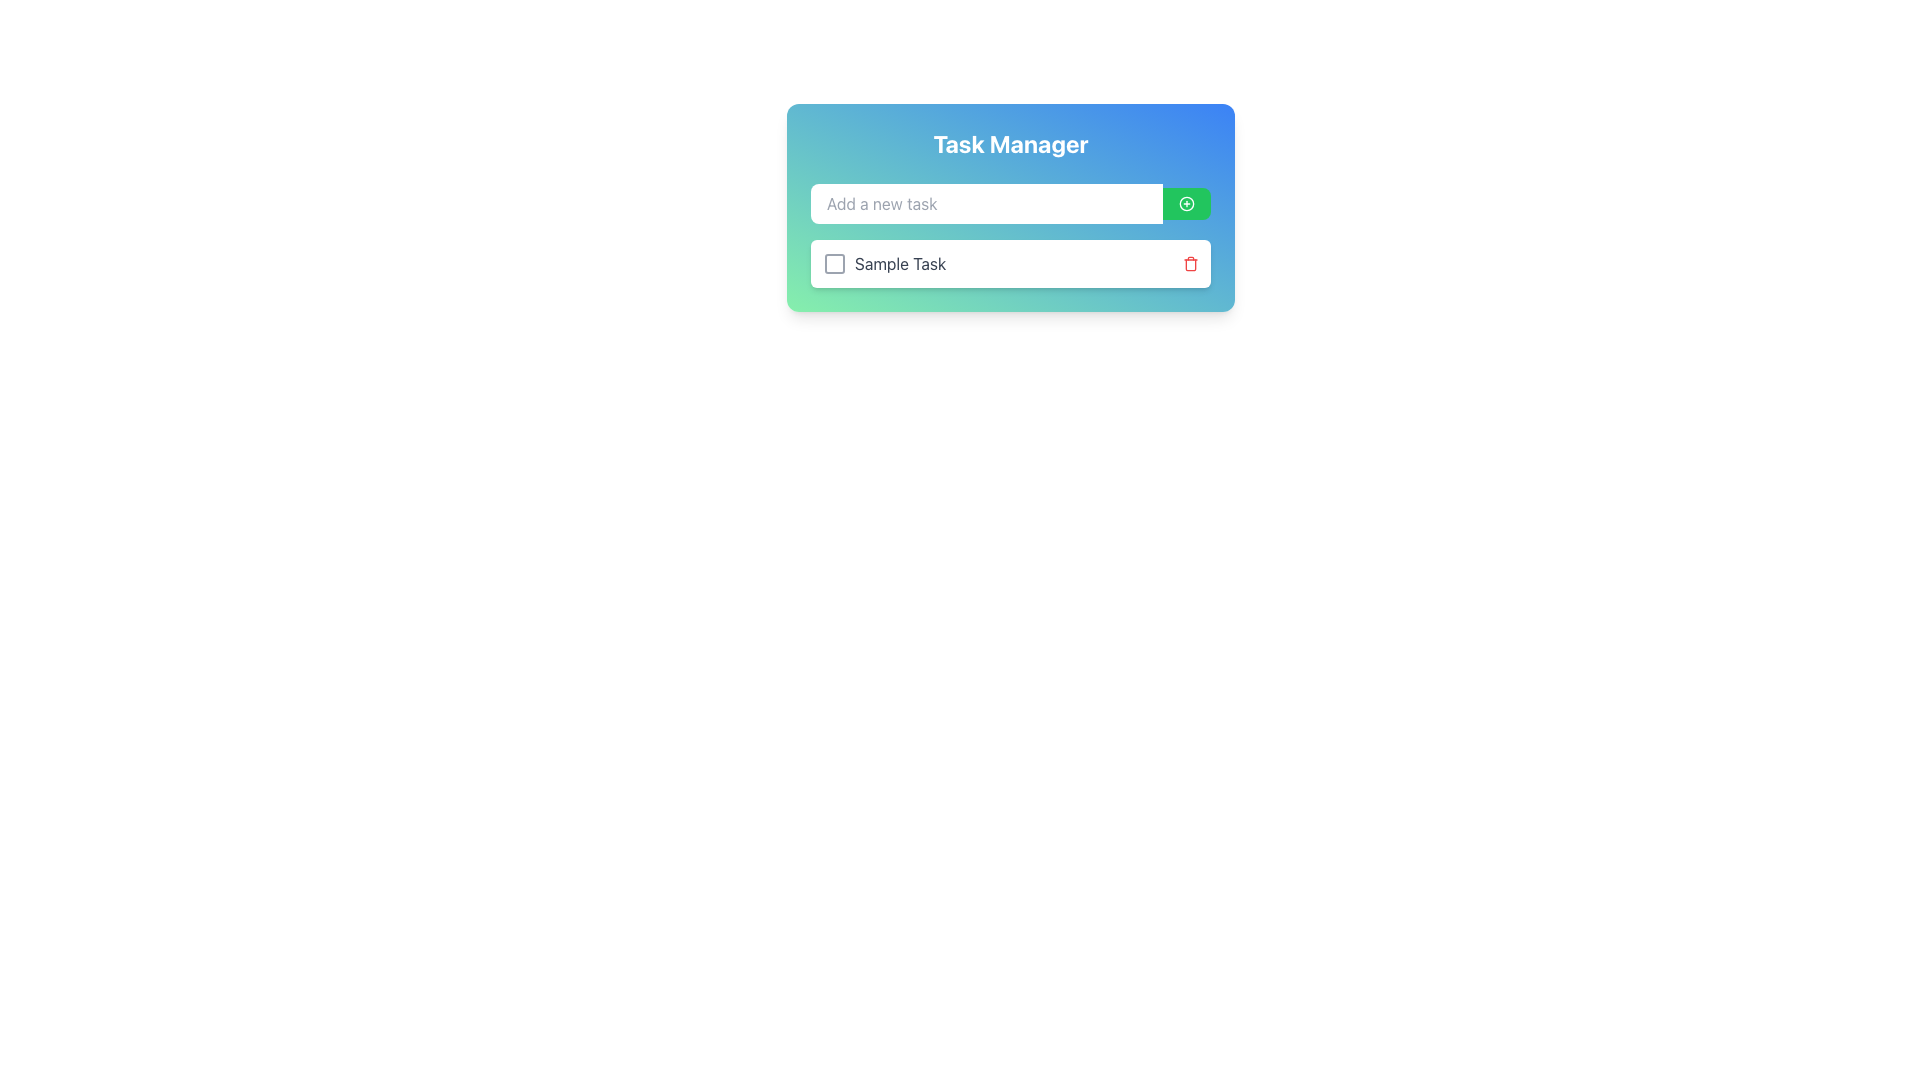  What do you see at coordinates (899, 262) in the screenshot?
I see `the static text element that describes the task, which is located to the right of the checkbox and before the delete icon in the lower section of the task manager interface` at bounding box center [899, 262].